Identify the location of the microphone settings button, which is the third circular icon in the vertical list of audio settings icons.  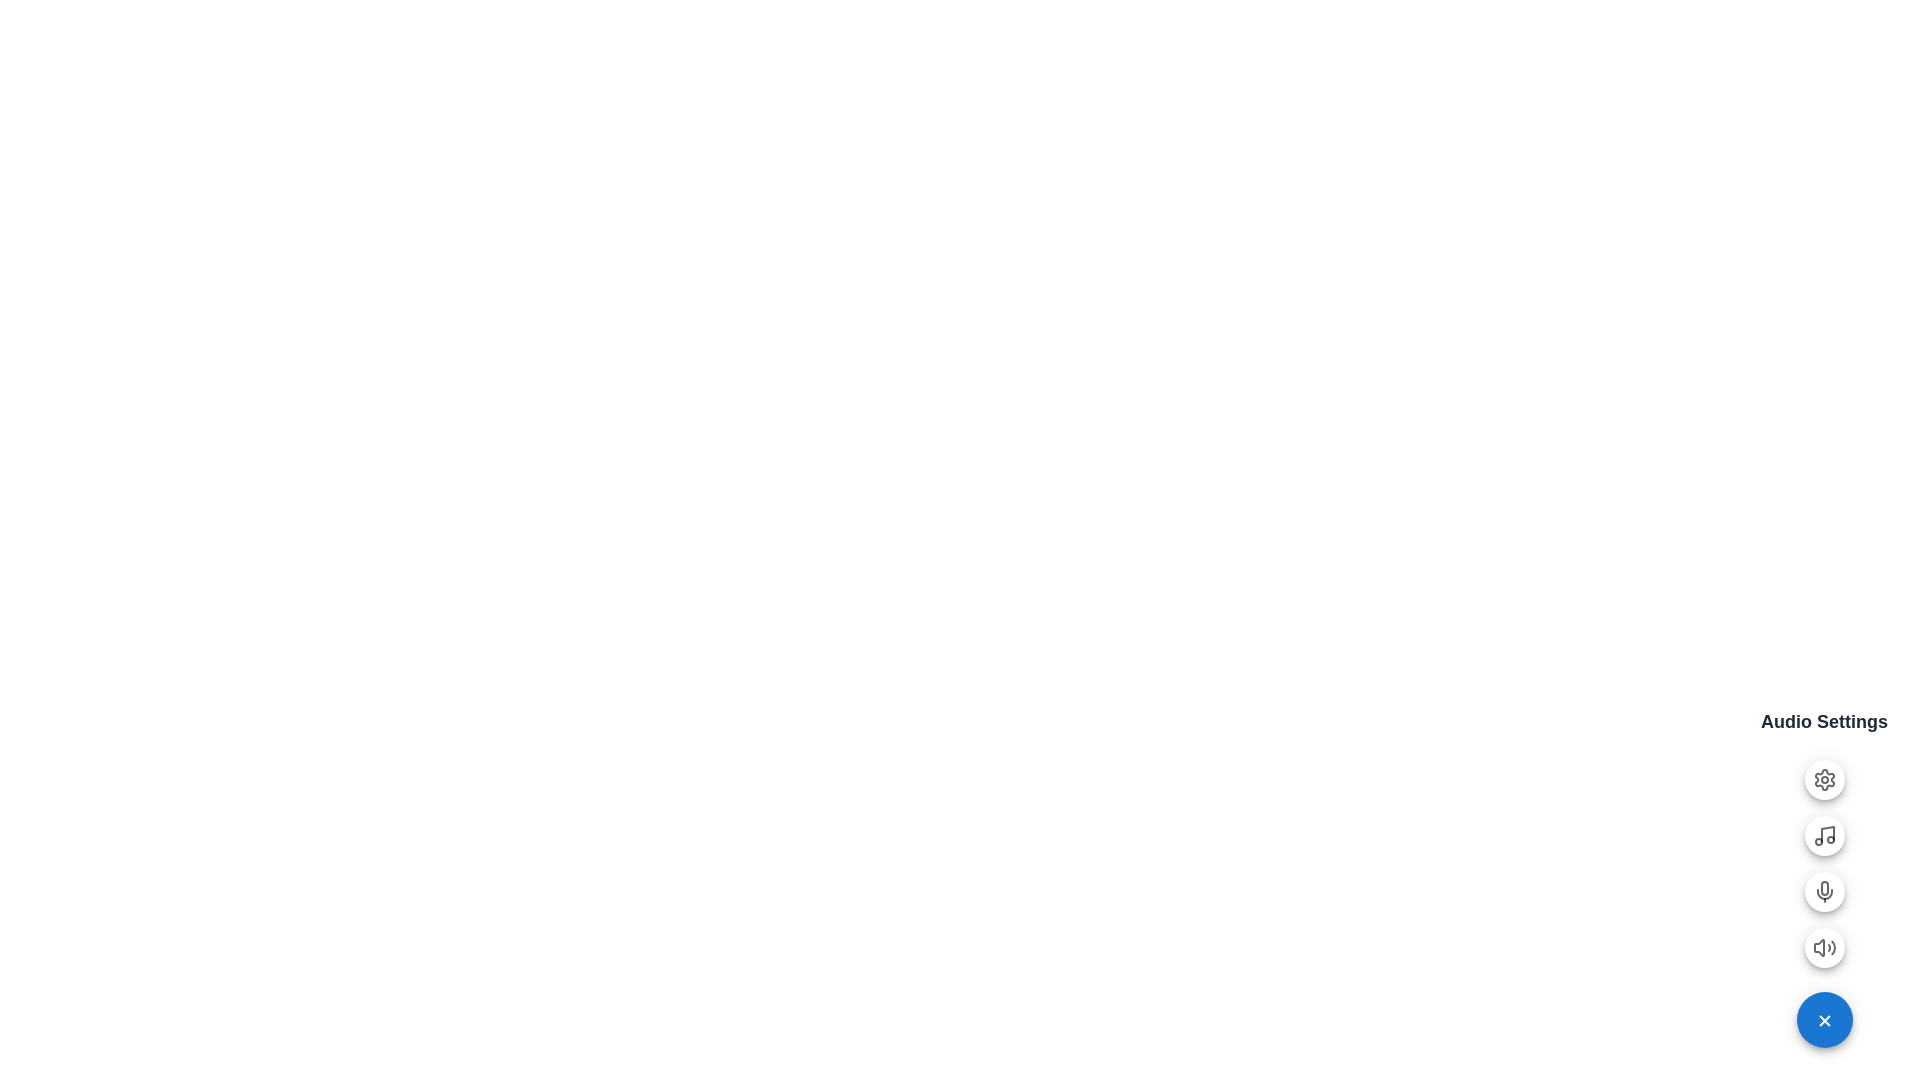
(1824, 890).